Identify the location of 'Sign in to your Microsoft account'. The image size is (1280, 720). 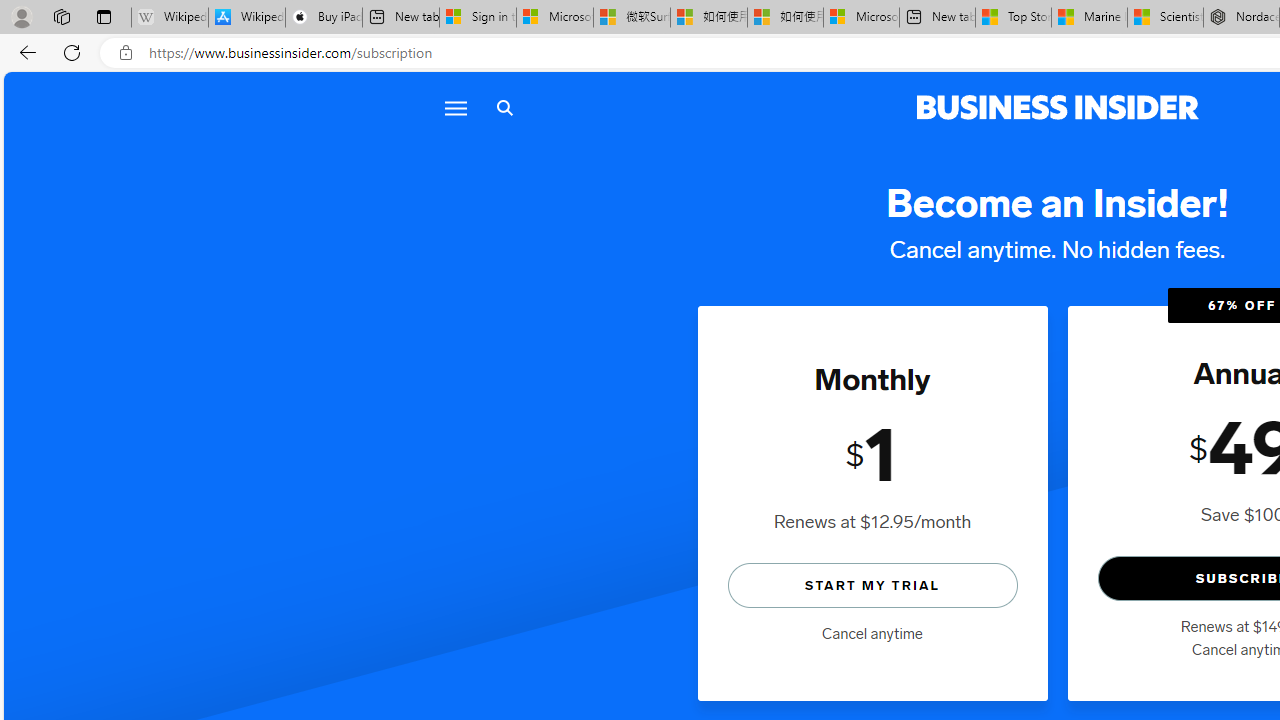
(477, 17).